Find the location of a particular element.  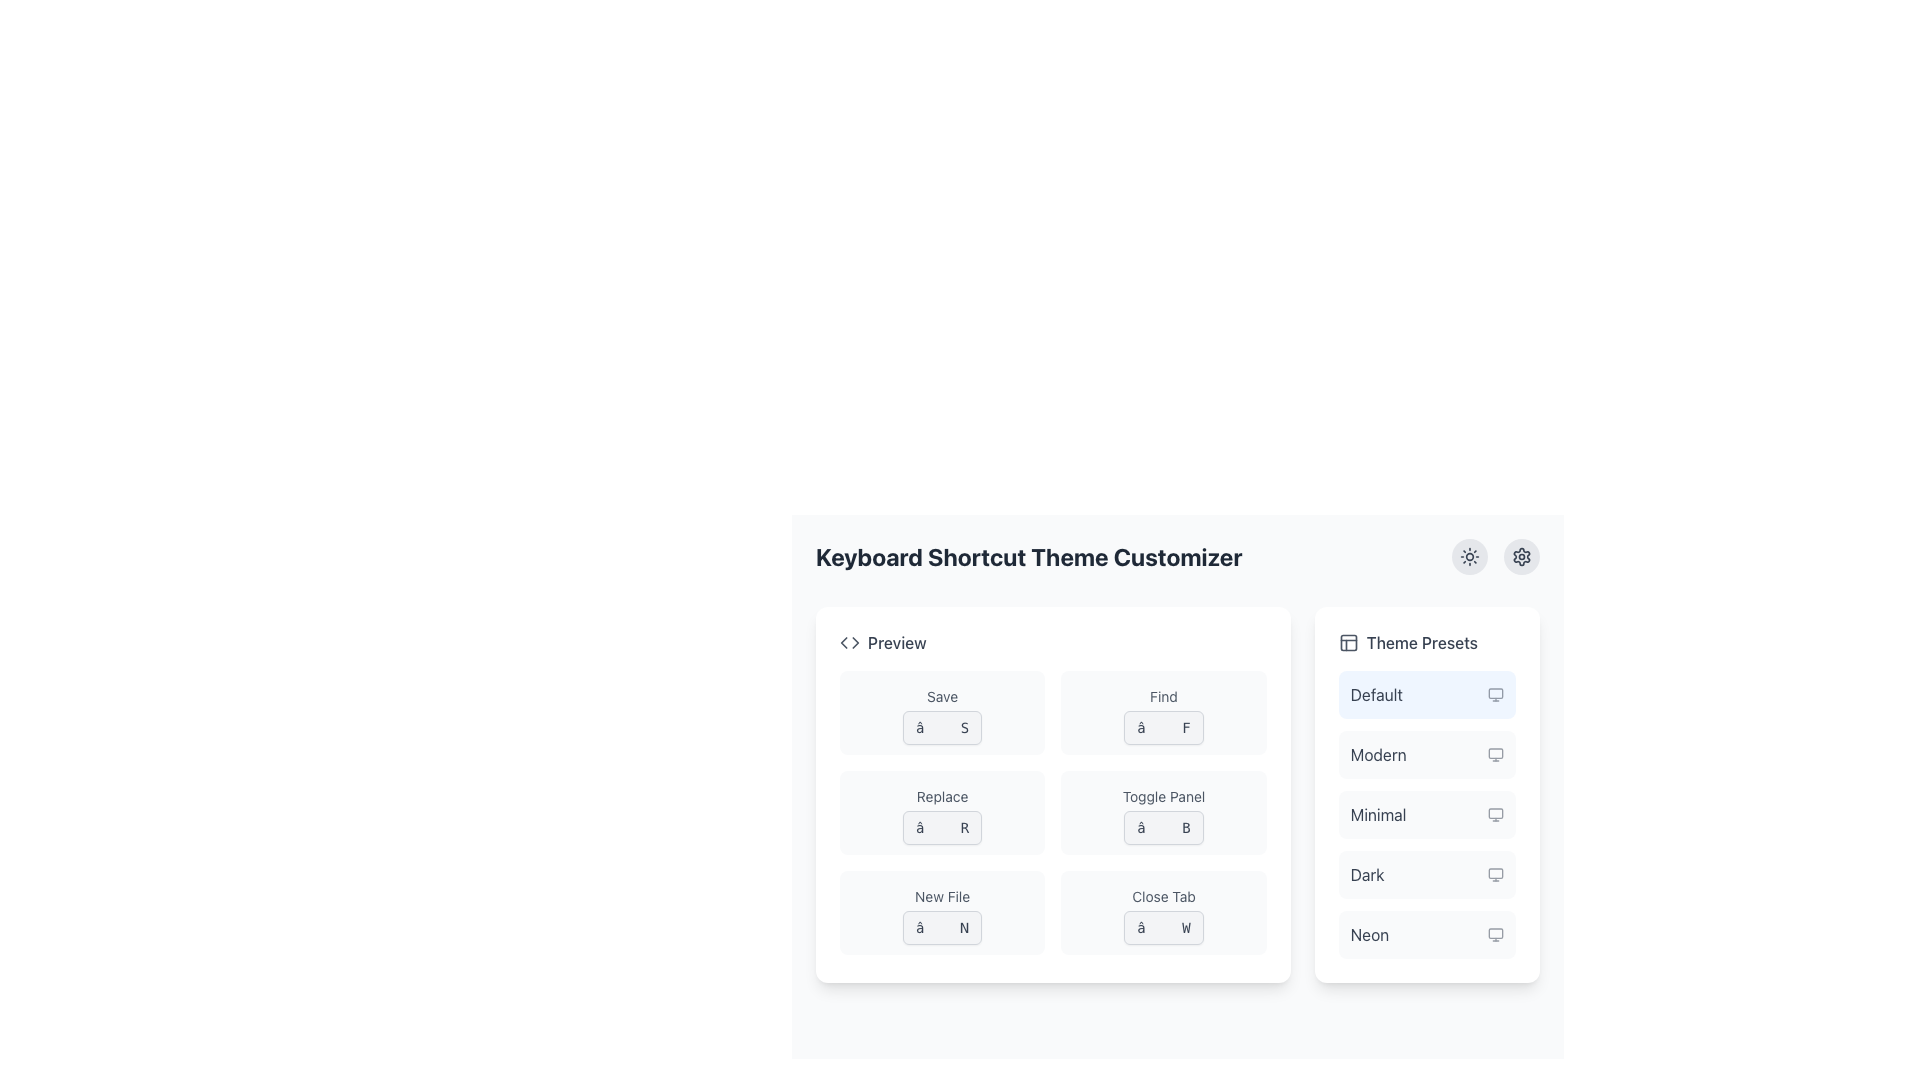

the selectable list item labeled 'Minimal' is located at coordinates (1426, 814).